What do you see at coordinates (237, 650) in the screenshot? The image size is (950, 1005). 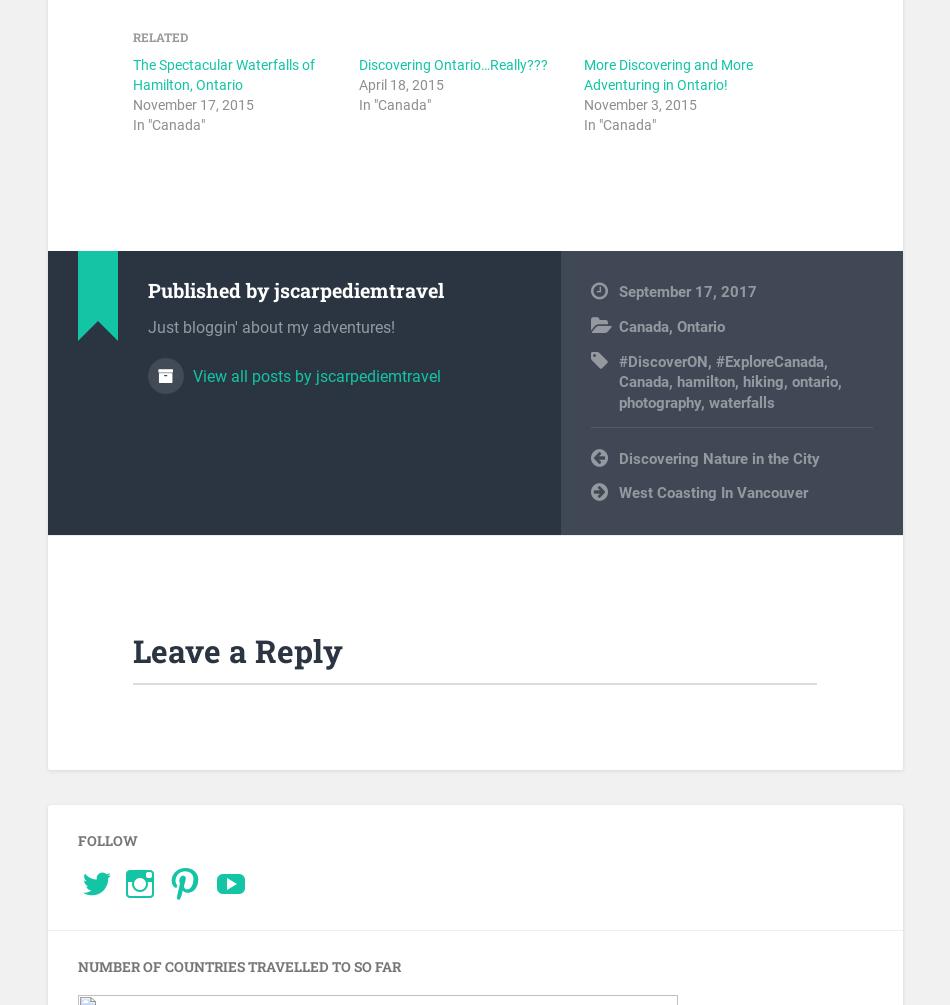 I see `'Leave a Reply'` at bounding box center [237, 650].